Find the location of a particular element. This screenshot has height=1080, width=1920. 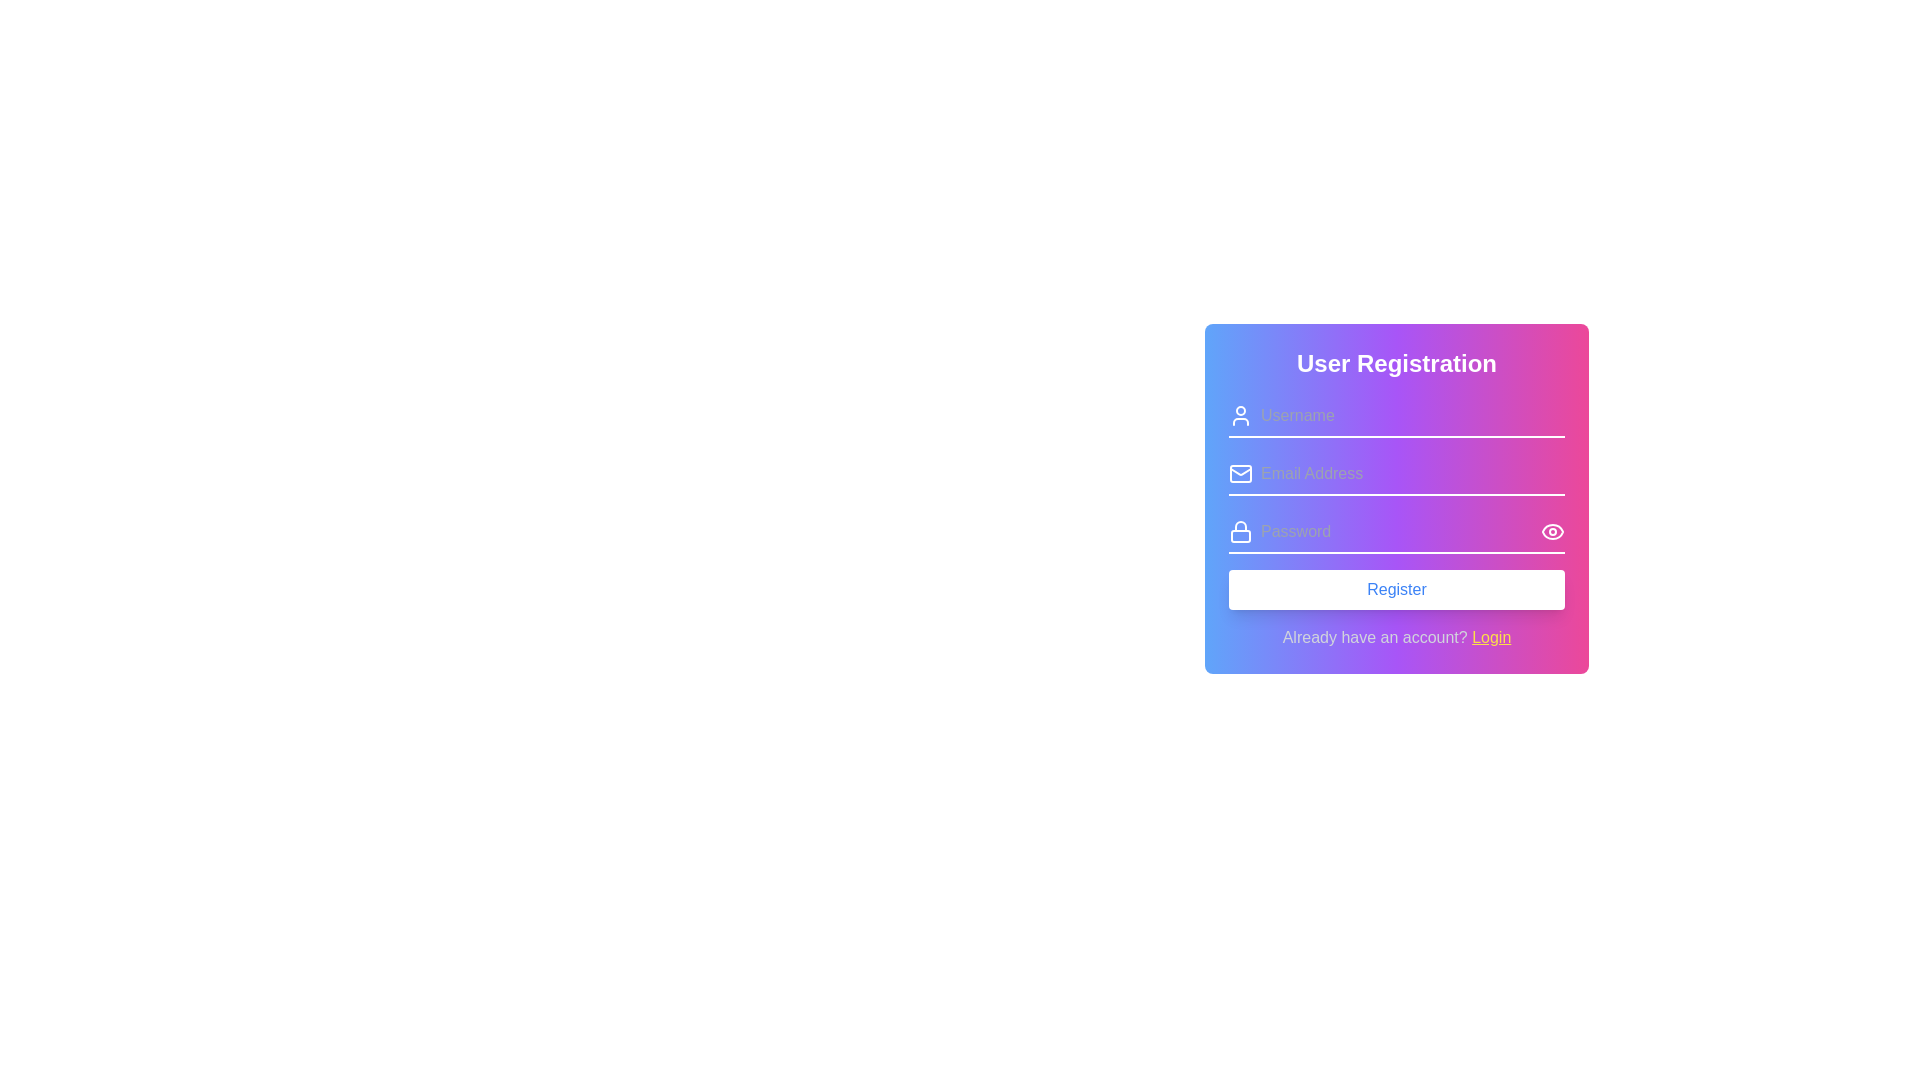

the blue envelope icon with a post-modern style, used to signify email or messaging functionality, located to the left of the email address input field in the user registration form is located at coordinates (1240, 474).